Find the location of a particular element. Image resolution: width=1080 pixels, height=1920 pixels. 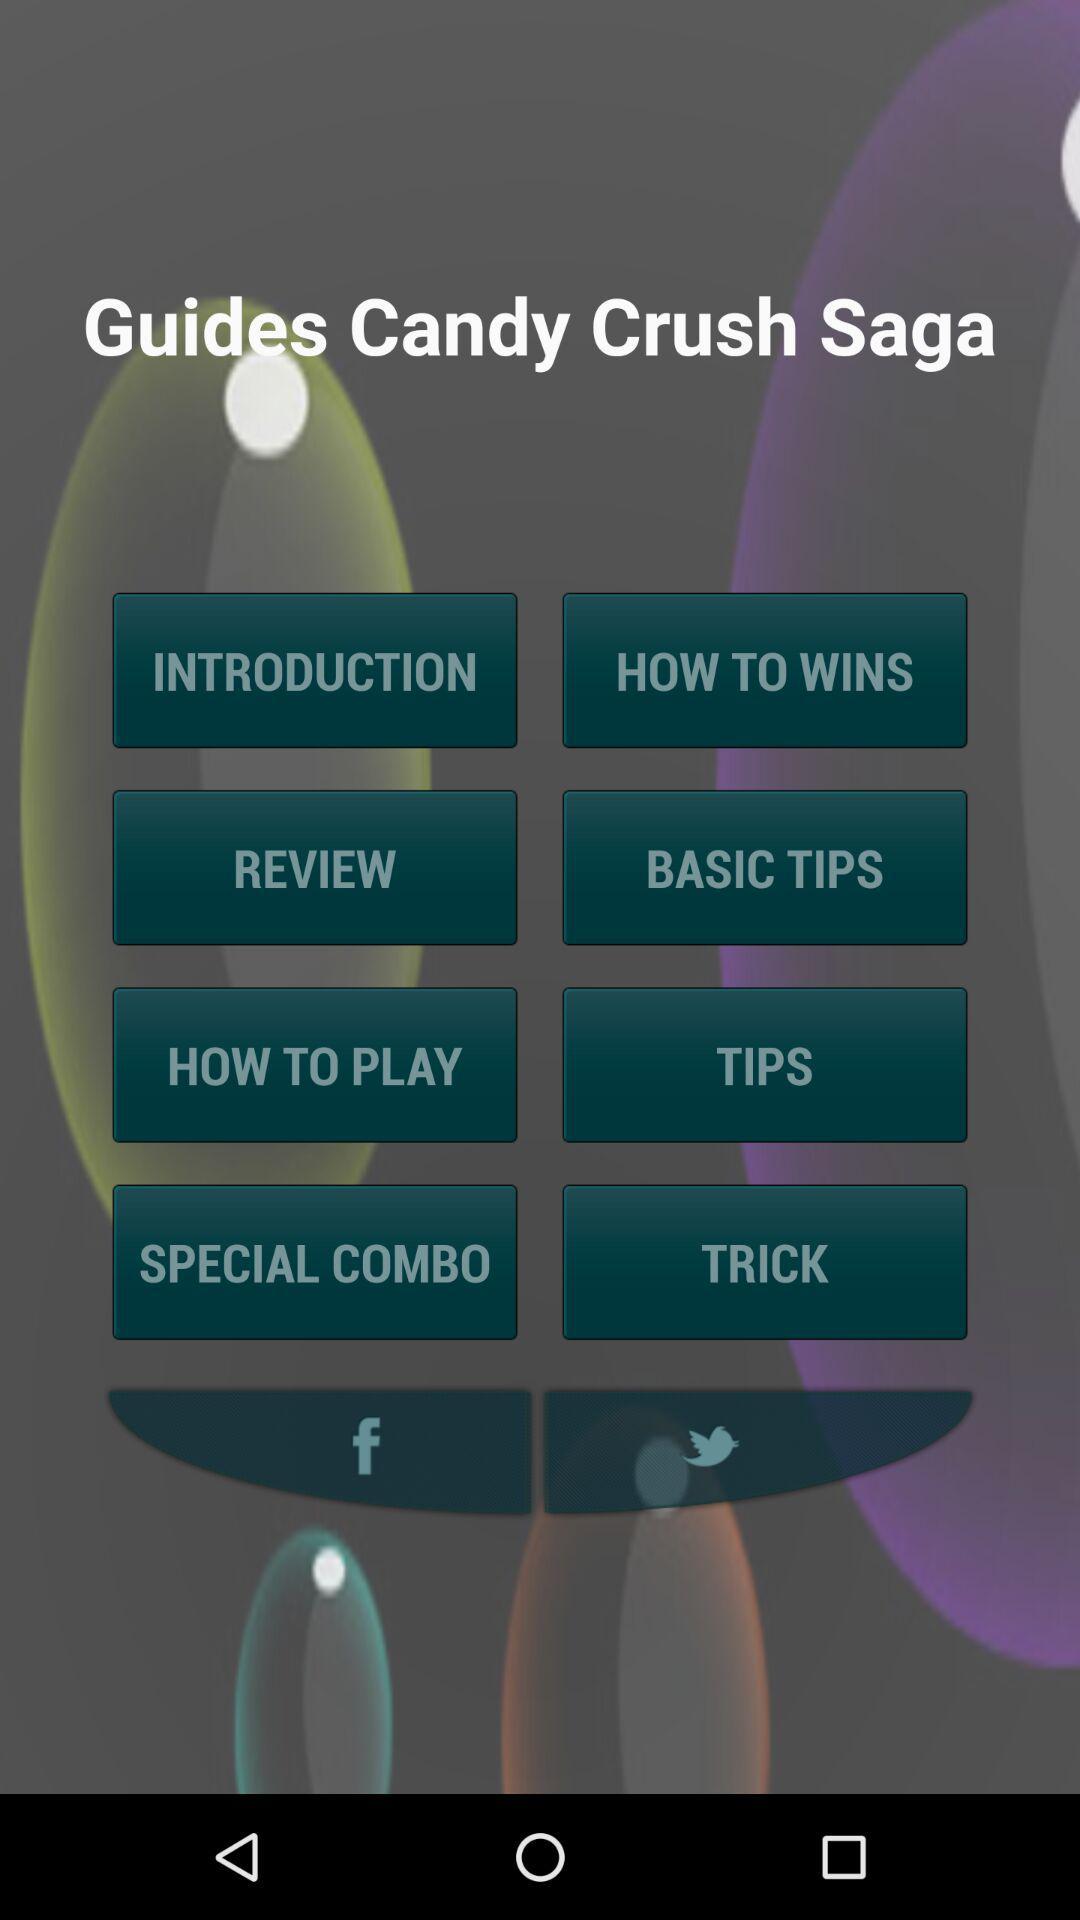

item below the introduction is located at coordinates (315, 867).